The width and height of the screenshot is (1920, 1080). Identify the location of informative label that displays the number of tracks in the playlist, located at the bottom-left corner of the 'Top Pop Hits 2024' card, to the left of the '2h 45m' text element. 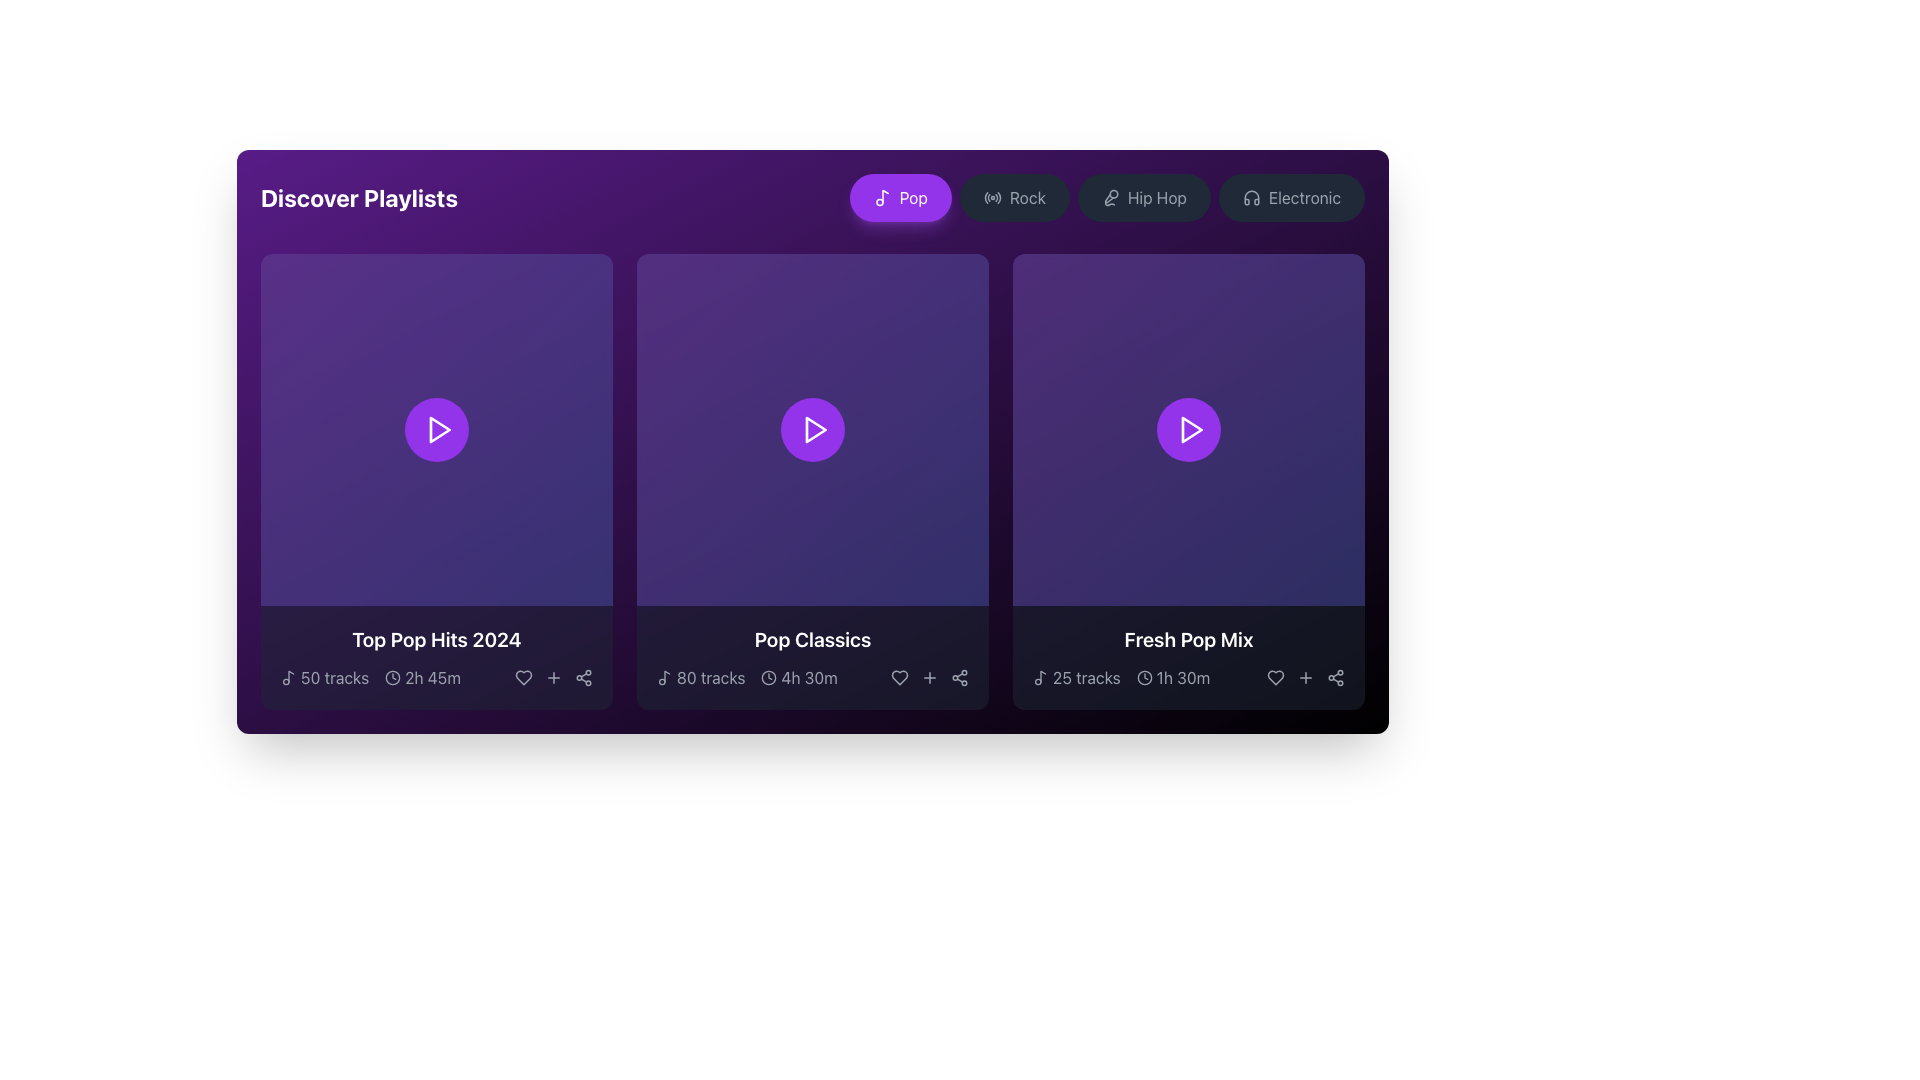
(325, 677).